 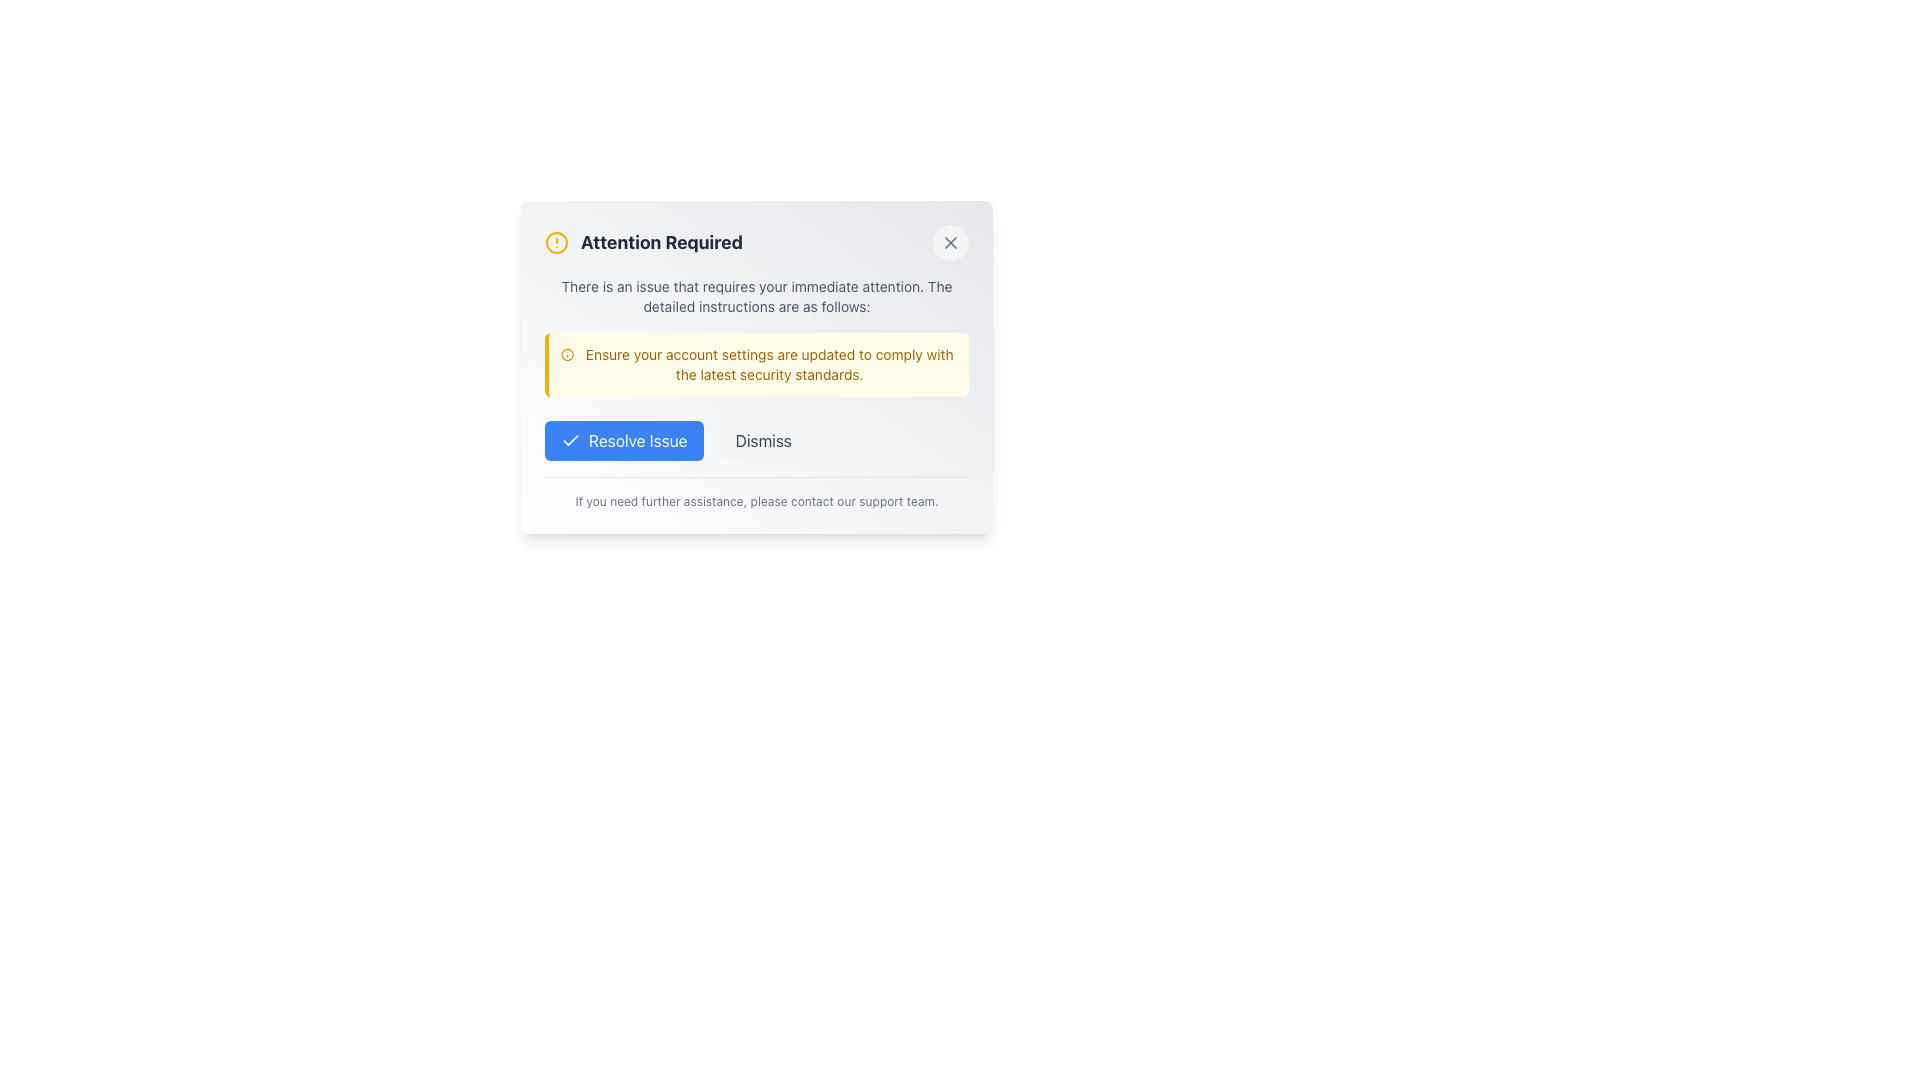 I want to click on the circular icon with a yellow border and an exclamation mark inside, located to the left of the 'Attention Required' title in the top-left part of the modal window, so click(x=556, y=242).